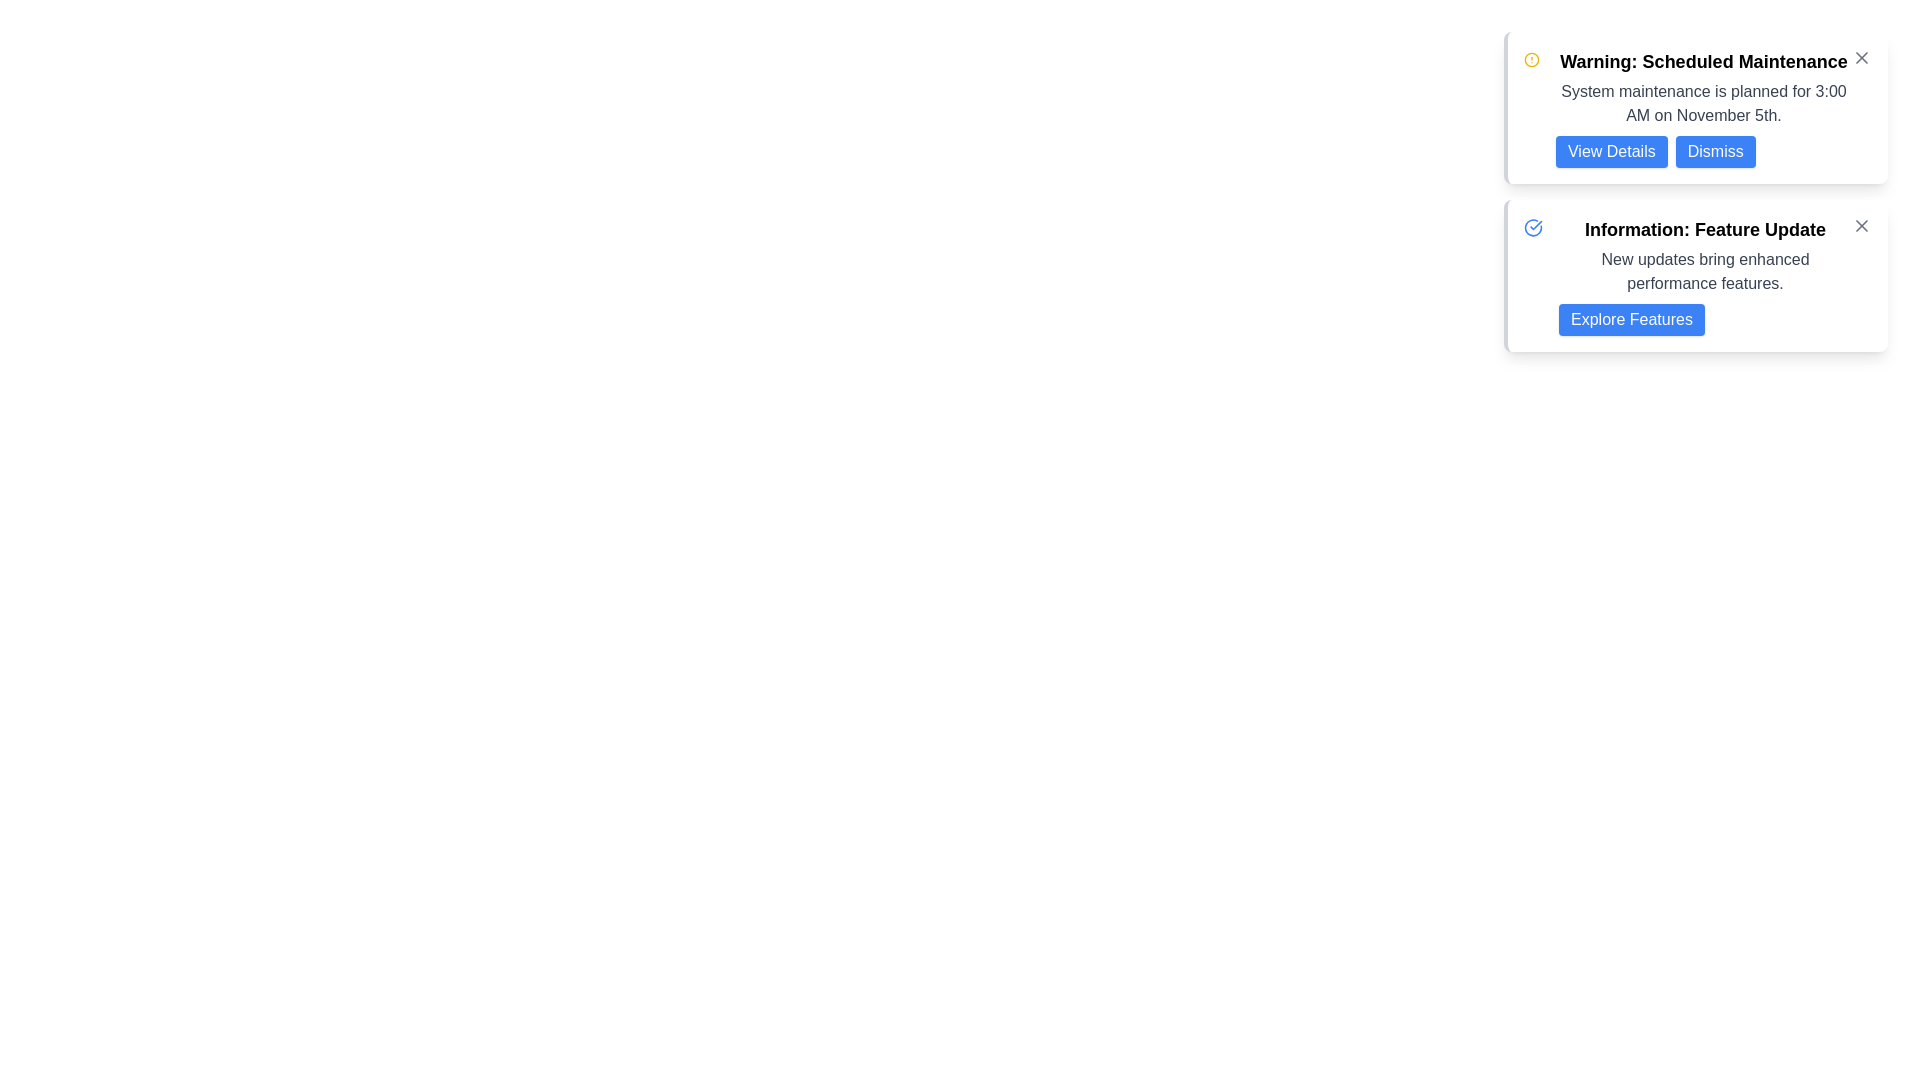  I want to click on the button located at the bottom right of the 'Information: Feature Update' card to observe the hover effect, so click(1632, 319).